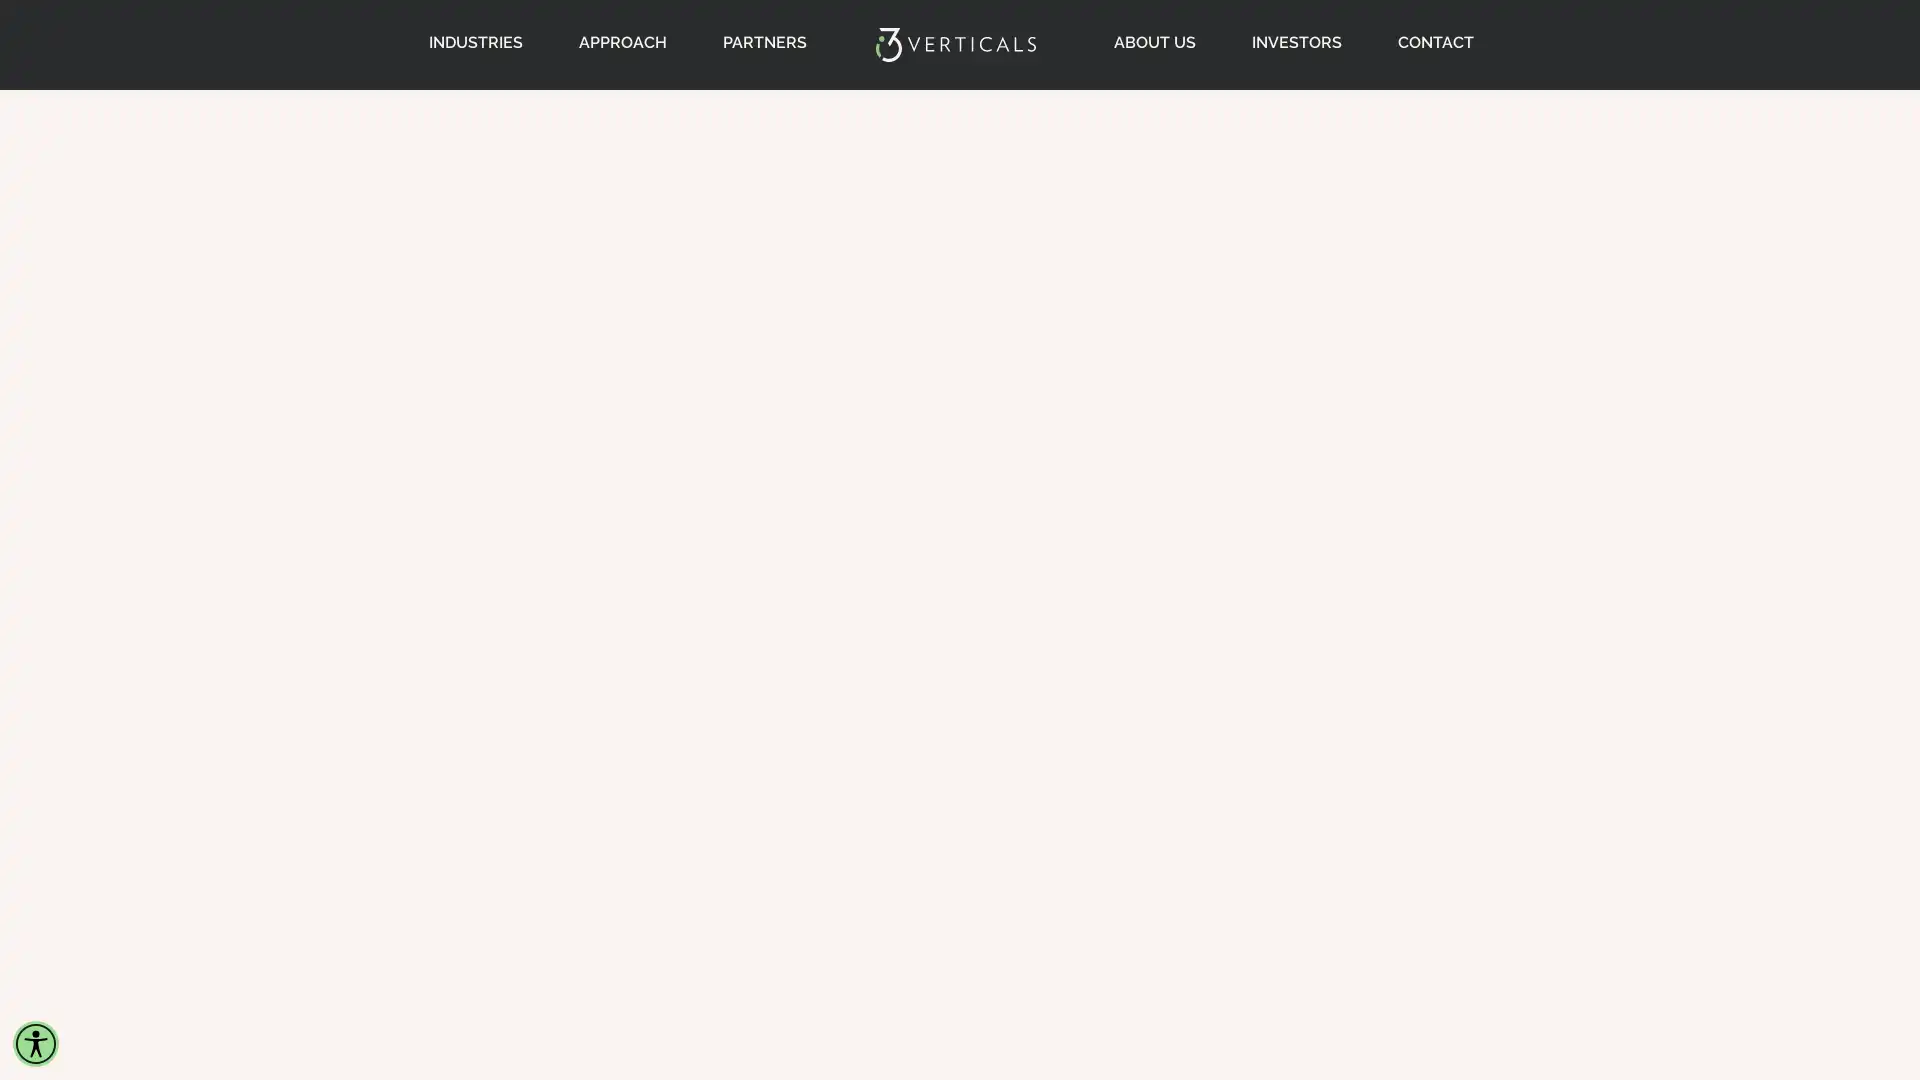  Describe the element at coordinates (35, 1043) in the screenshot. I see `Accessibility Menu` at that location.